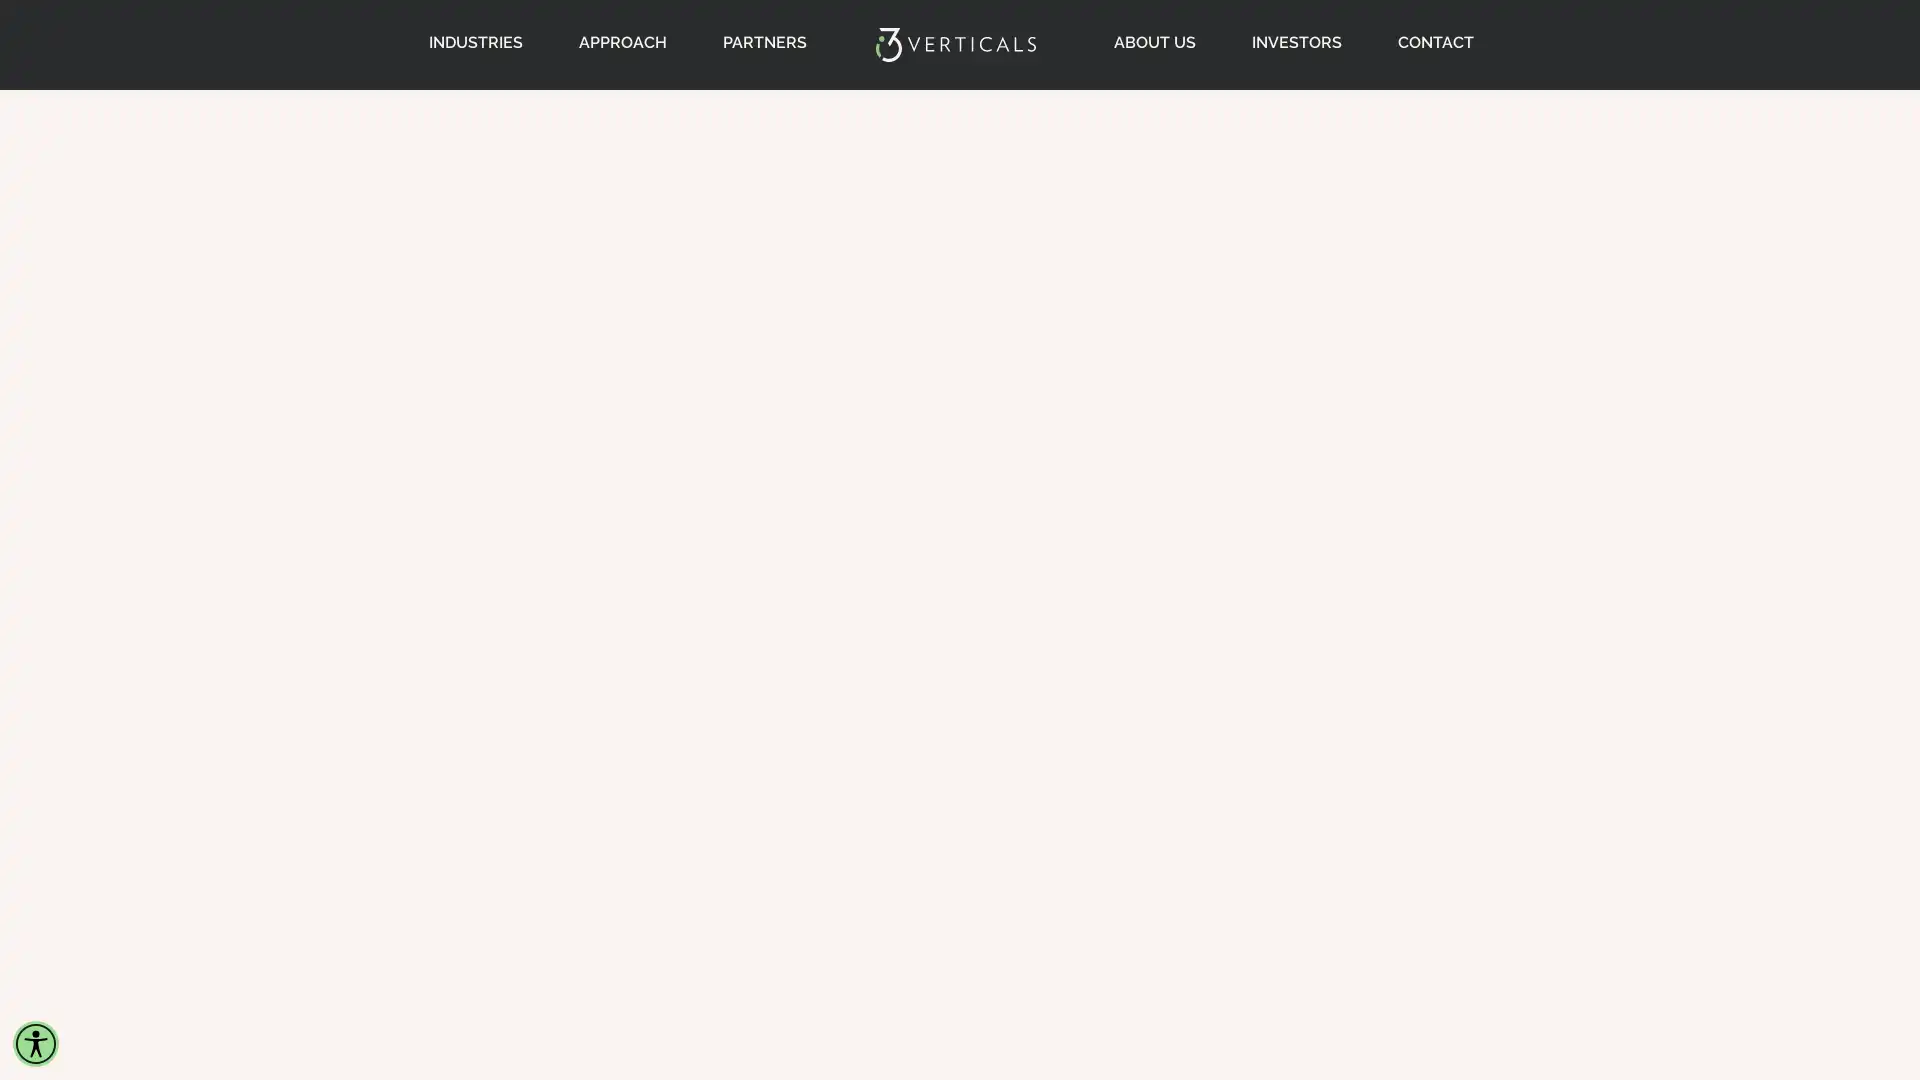  Describe the element at coordinates (35, 1043) in the screenshot. I see `Accessibility Menu` at that location.